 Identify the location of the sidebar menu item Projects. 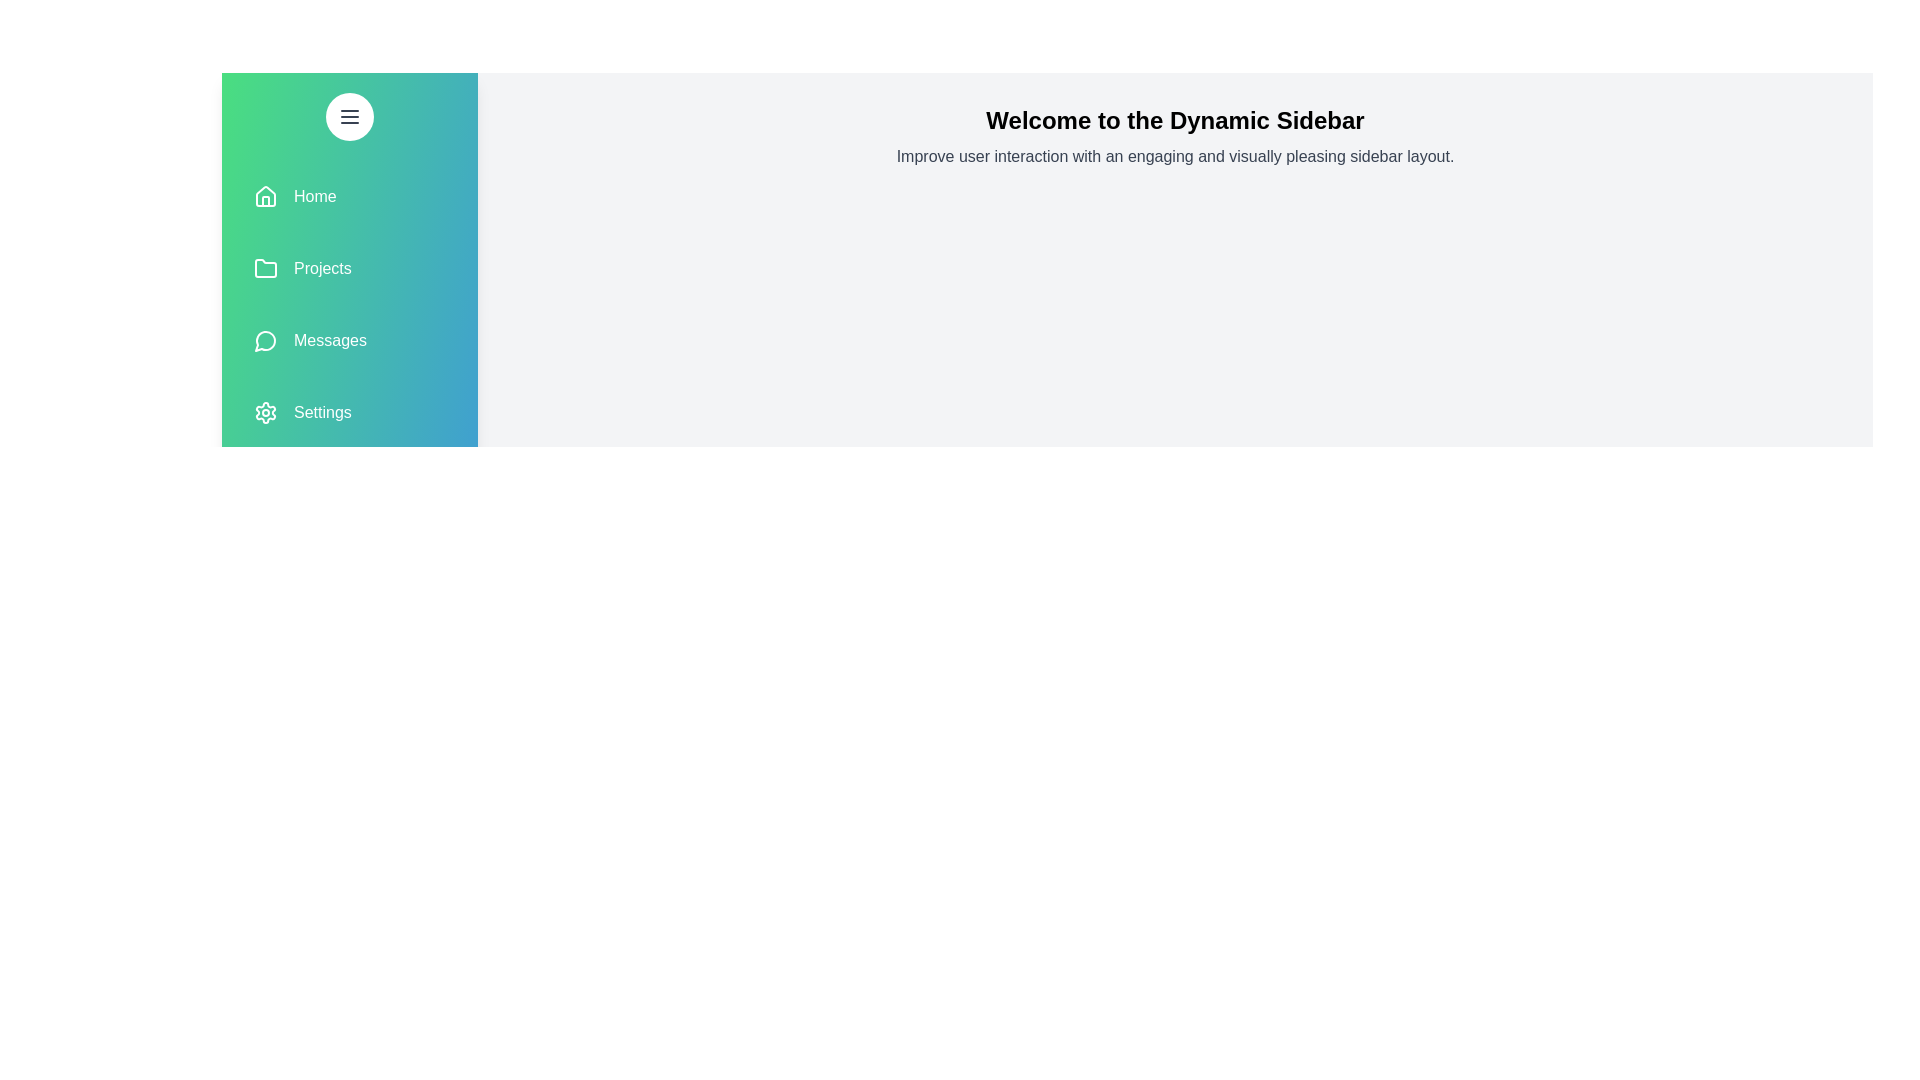
(350, 268).